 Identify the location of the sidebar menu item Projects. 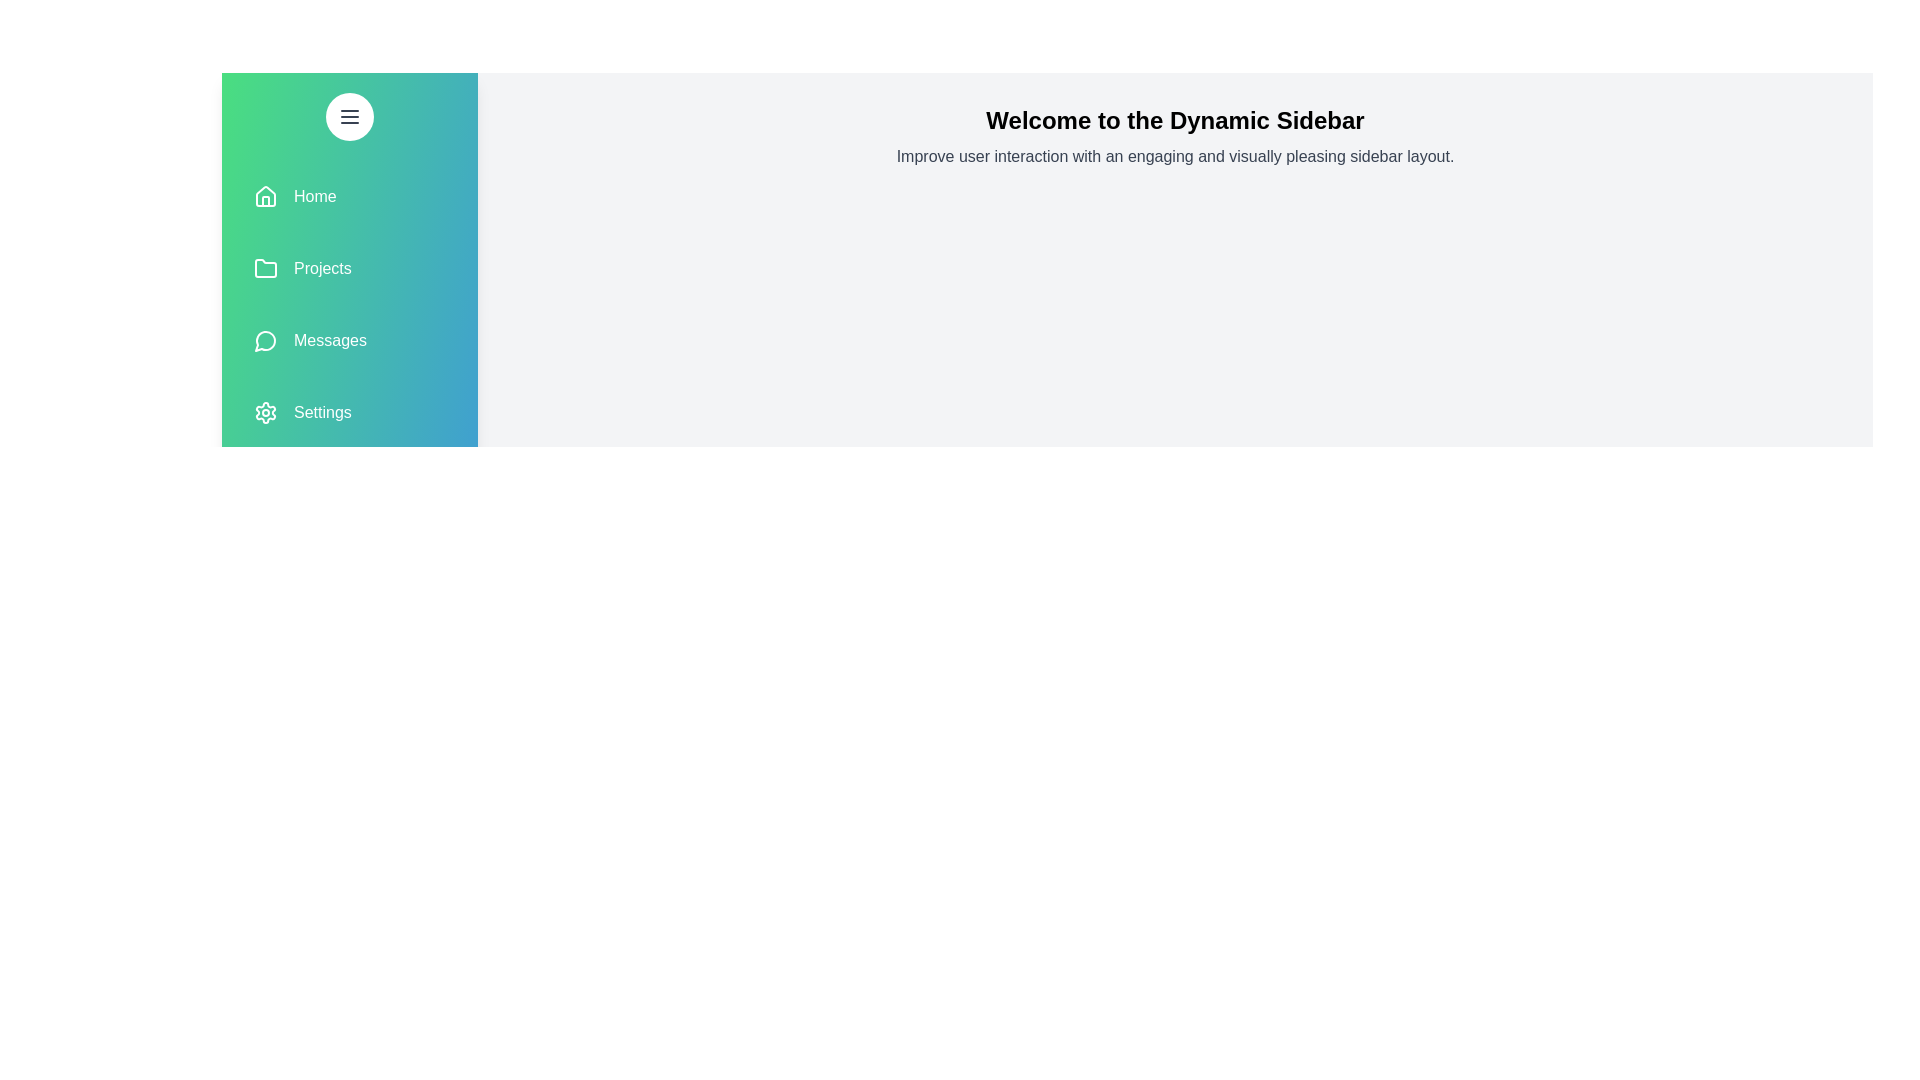
(350, 268).